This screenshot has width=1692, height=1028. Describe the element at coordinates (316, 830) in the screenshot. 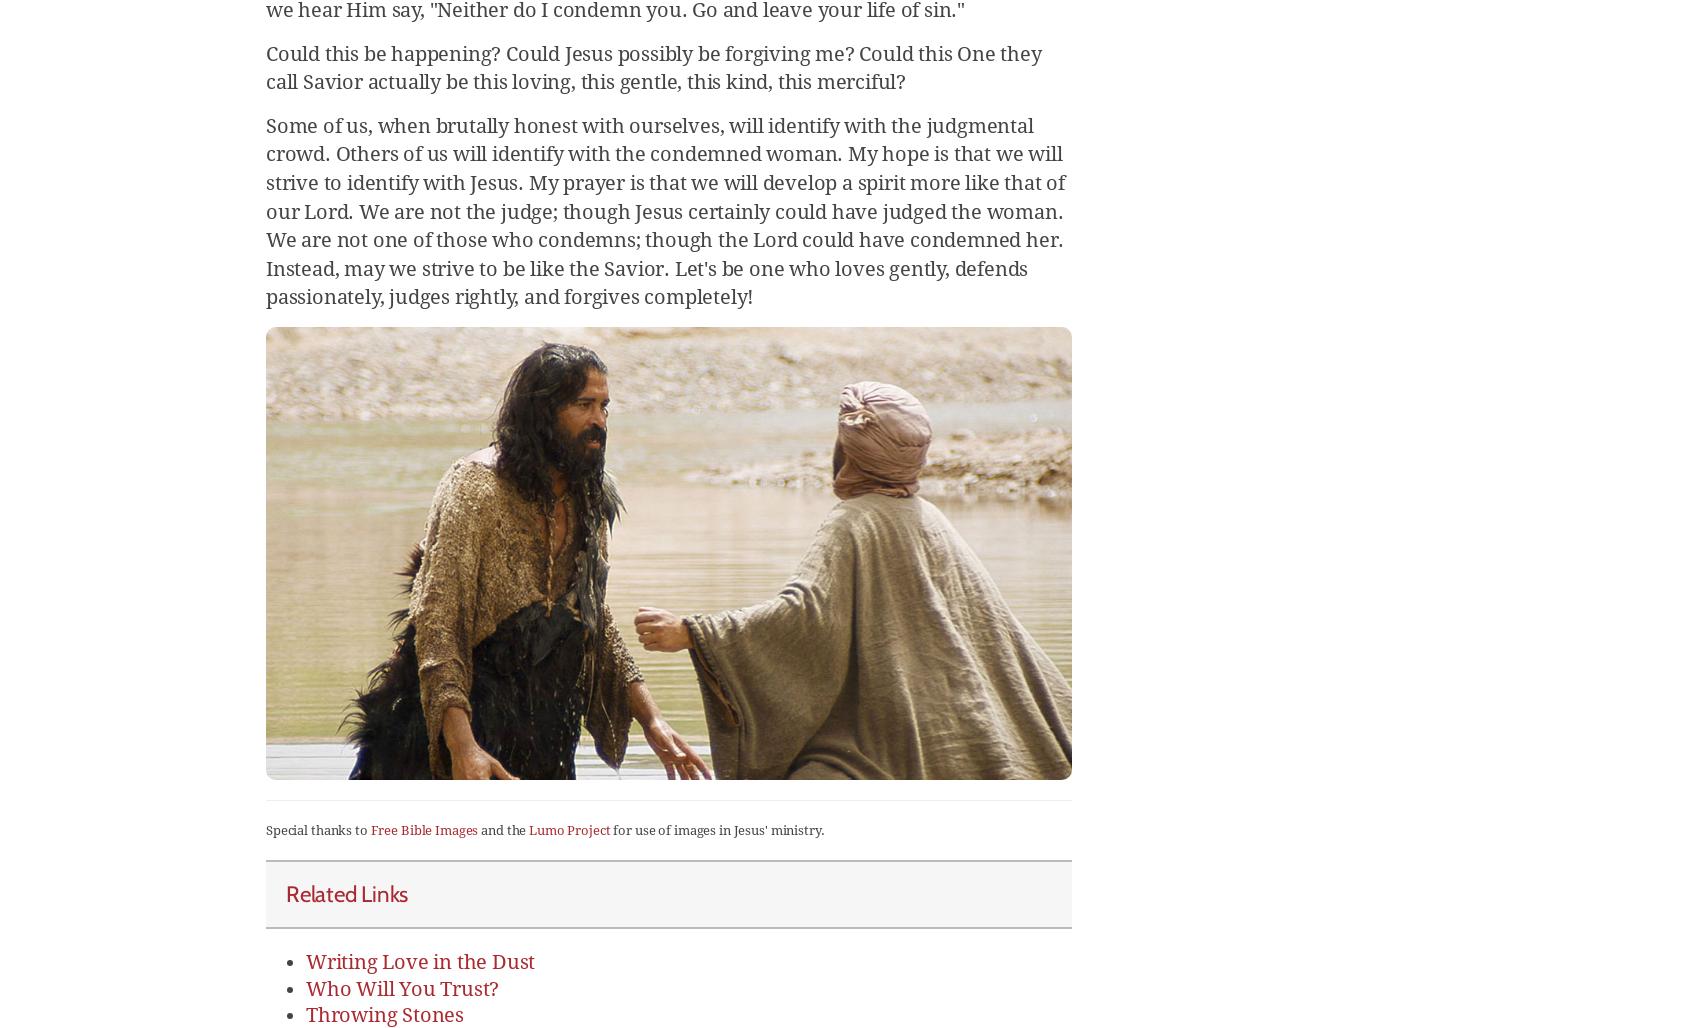

I see `'Special thanks to'` at that location.